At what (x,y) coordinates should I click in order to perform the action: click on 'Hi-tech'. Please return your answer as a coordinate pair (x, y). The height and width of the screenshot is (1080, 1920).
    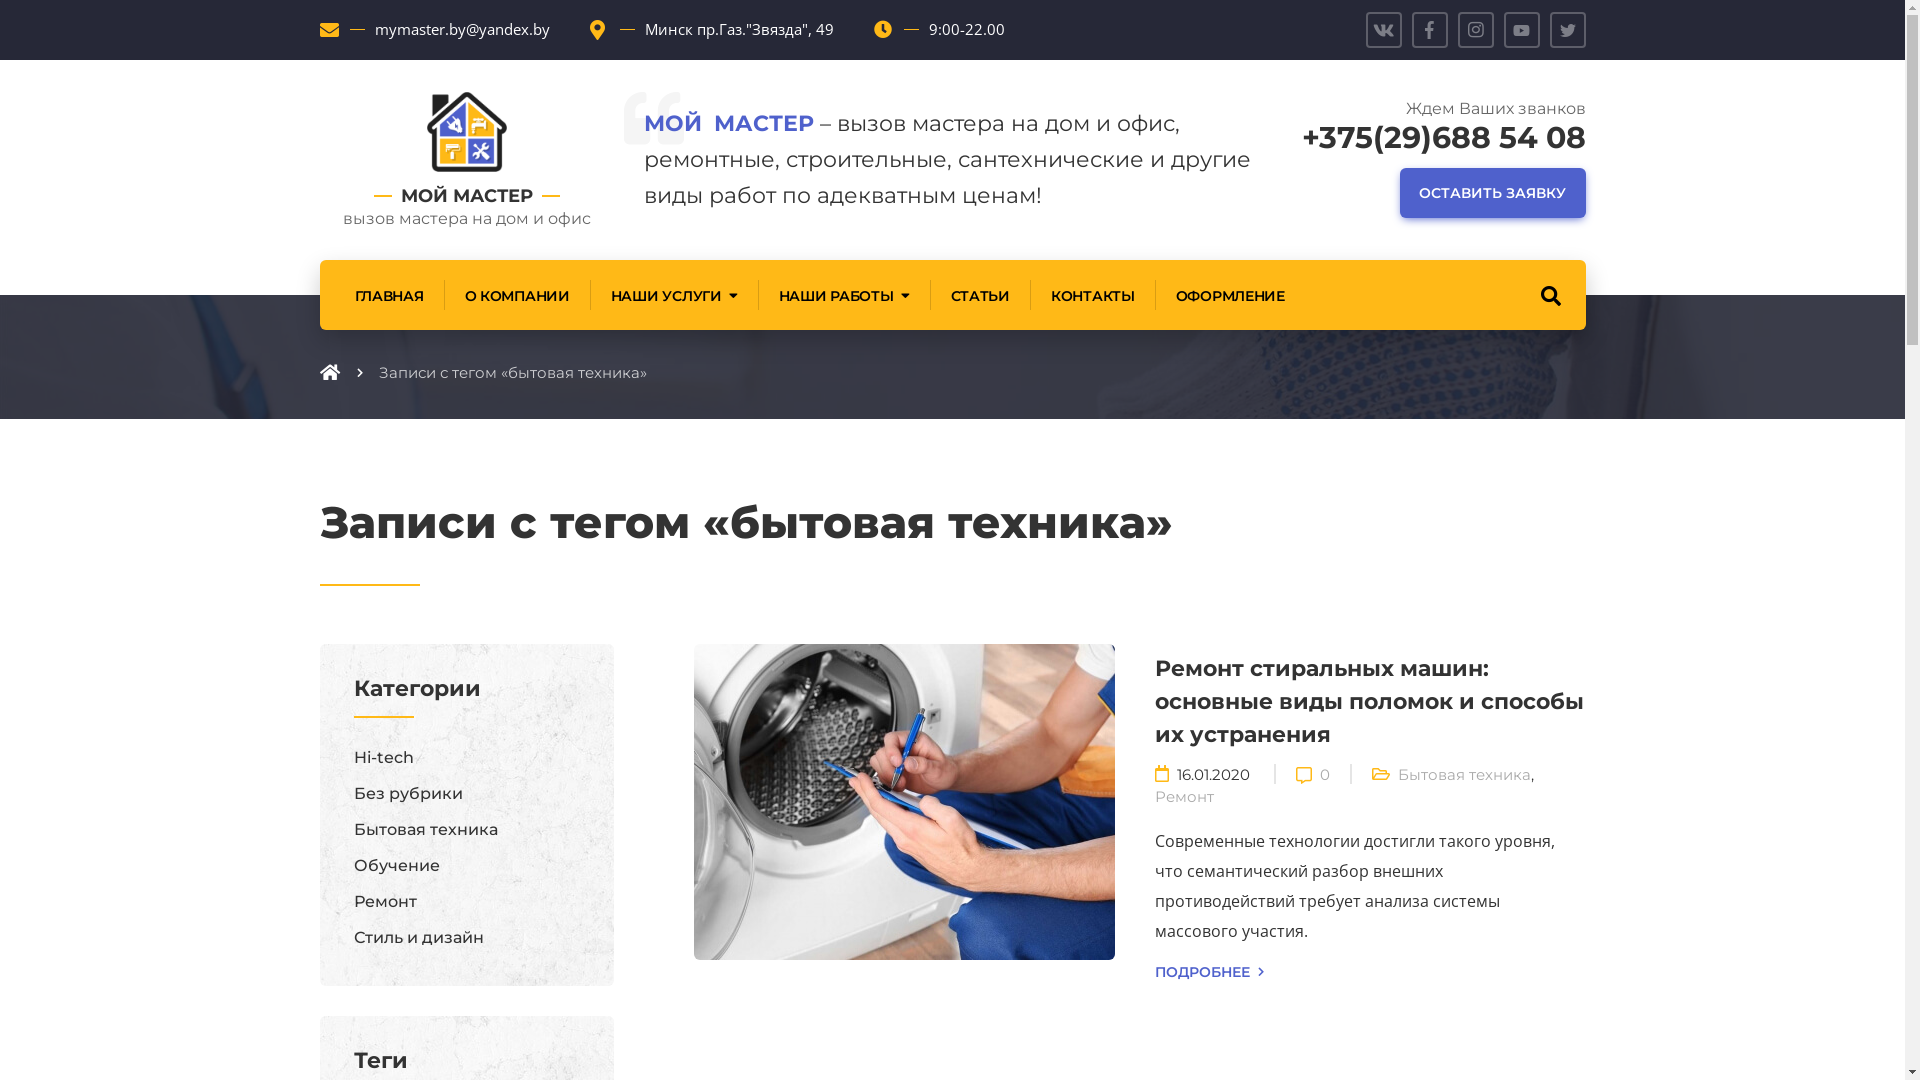
    Looking at the image, I should click on (384, 757).